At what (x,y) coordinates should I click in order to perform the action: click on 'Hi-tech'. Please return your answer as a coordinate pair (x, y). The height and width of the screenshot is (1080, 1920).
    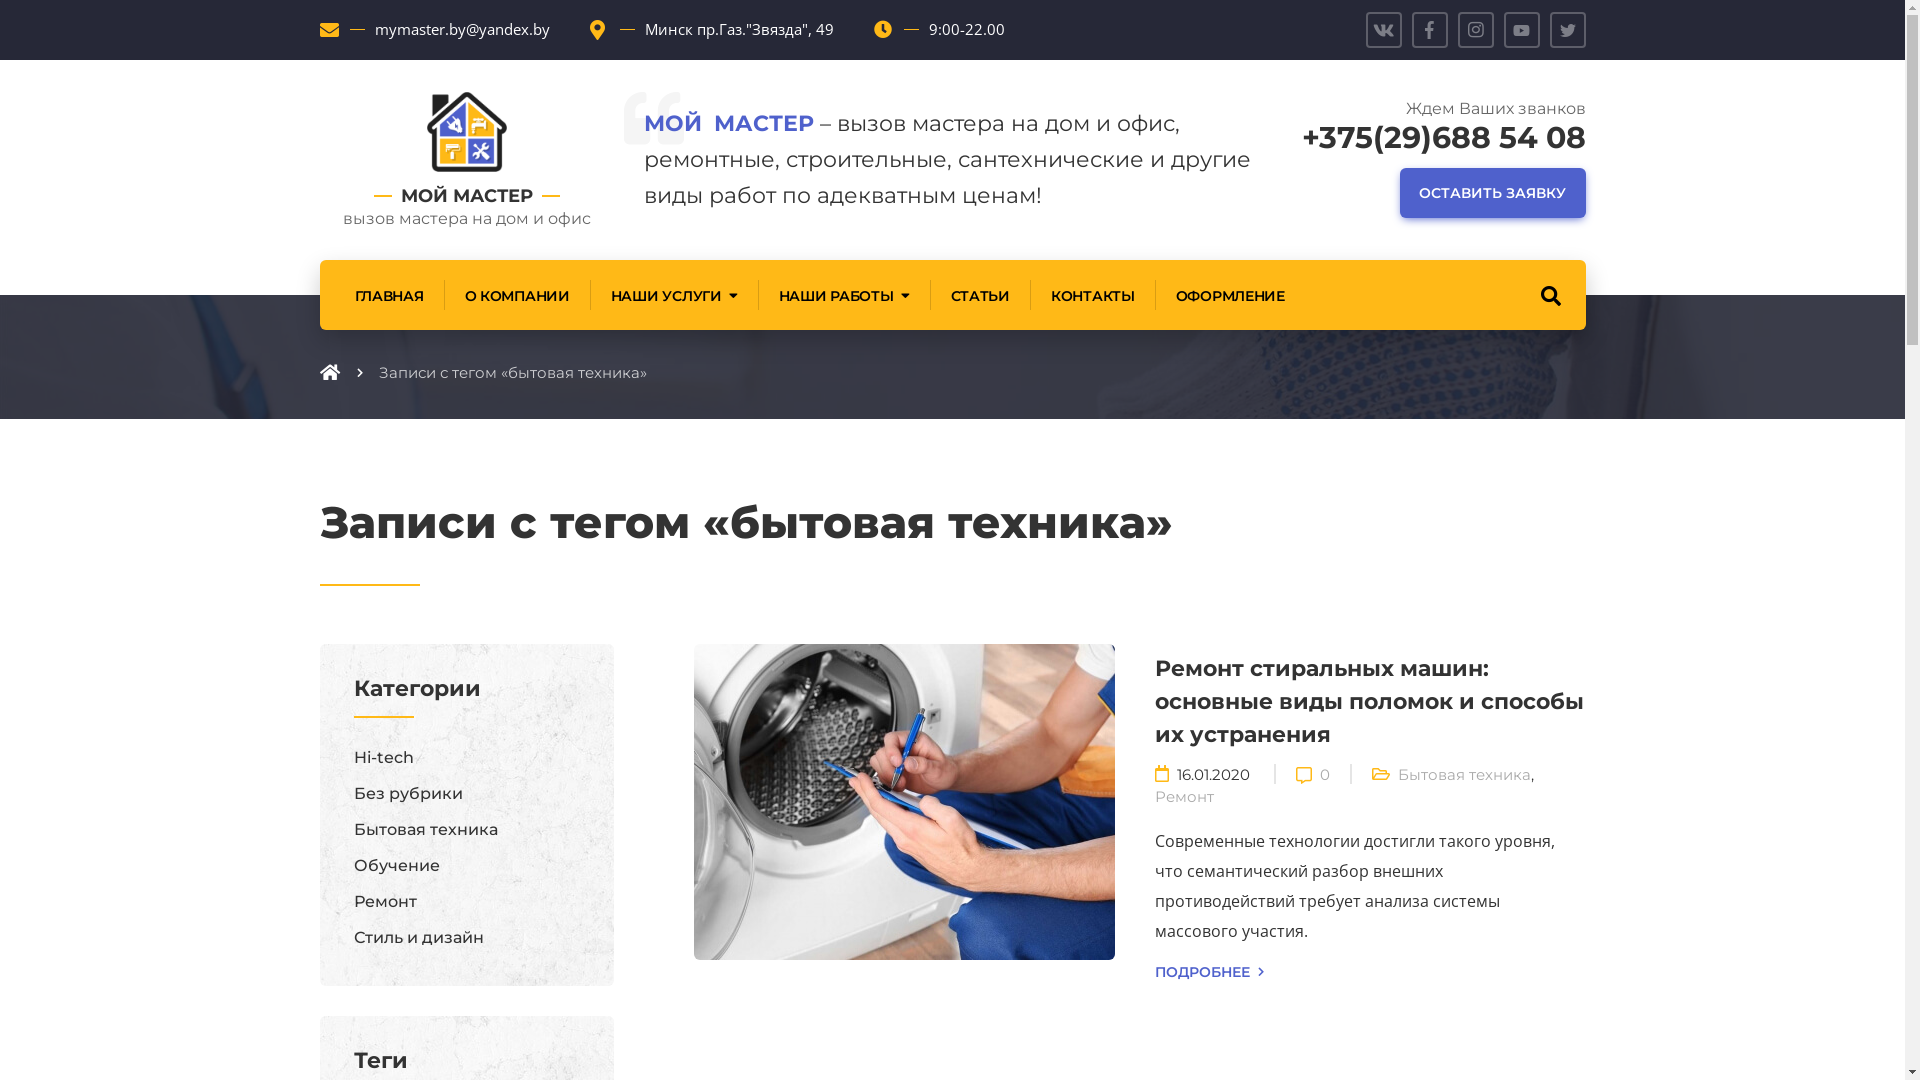
    Looking at the image, I should click on (384, 757).